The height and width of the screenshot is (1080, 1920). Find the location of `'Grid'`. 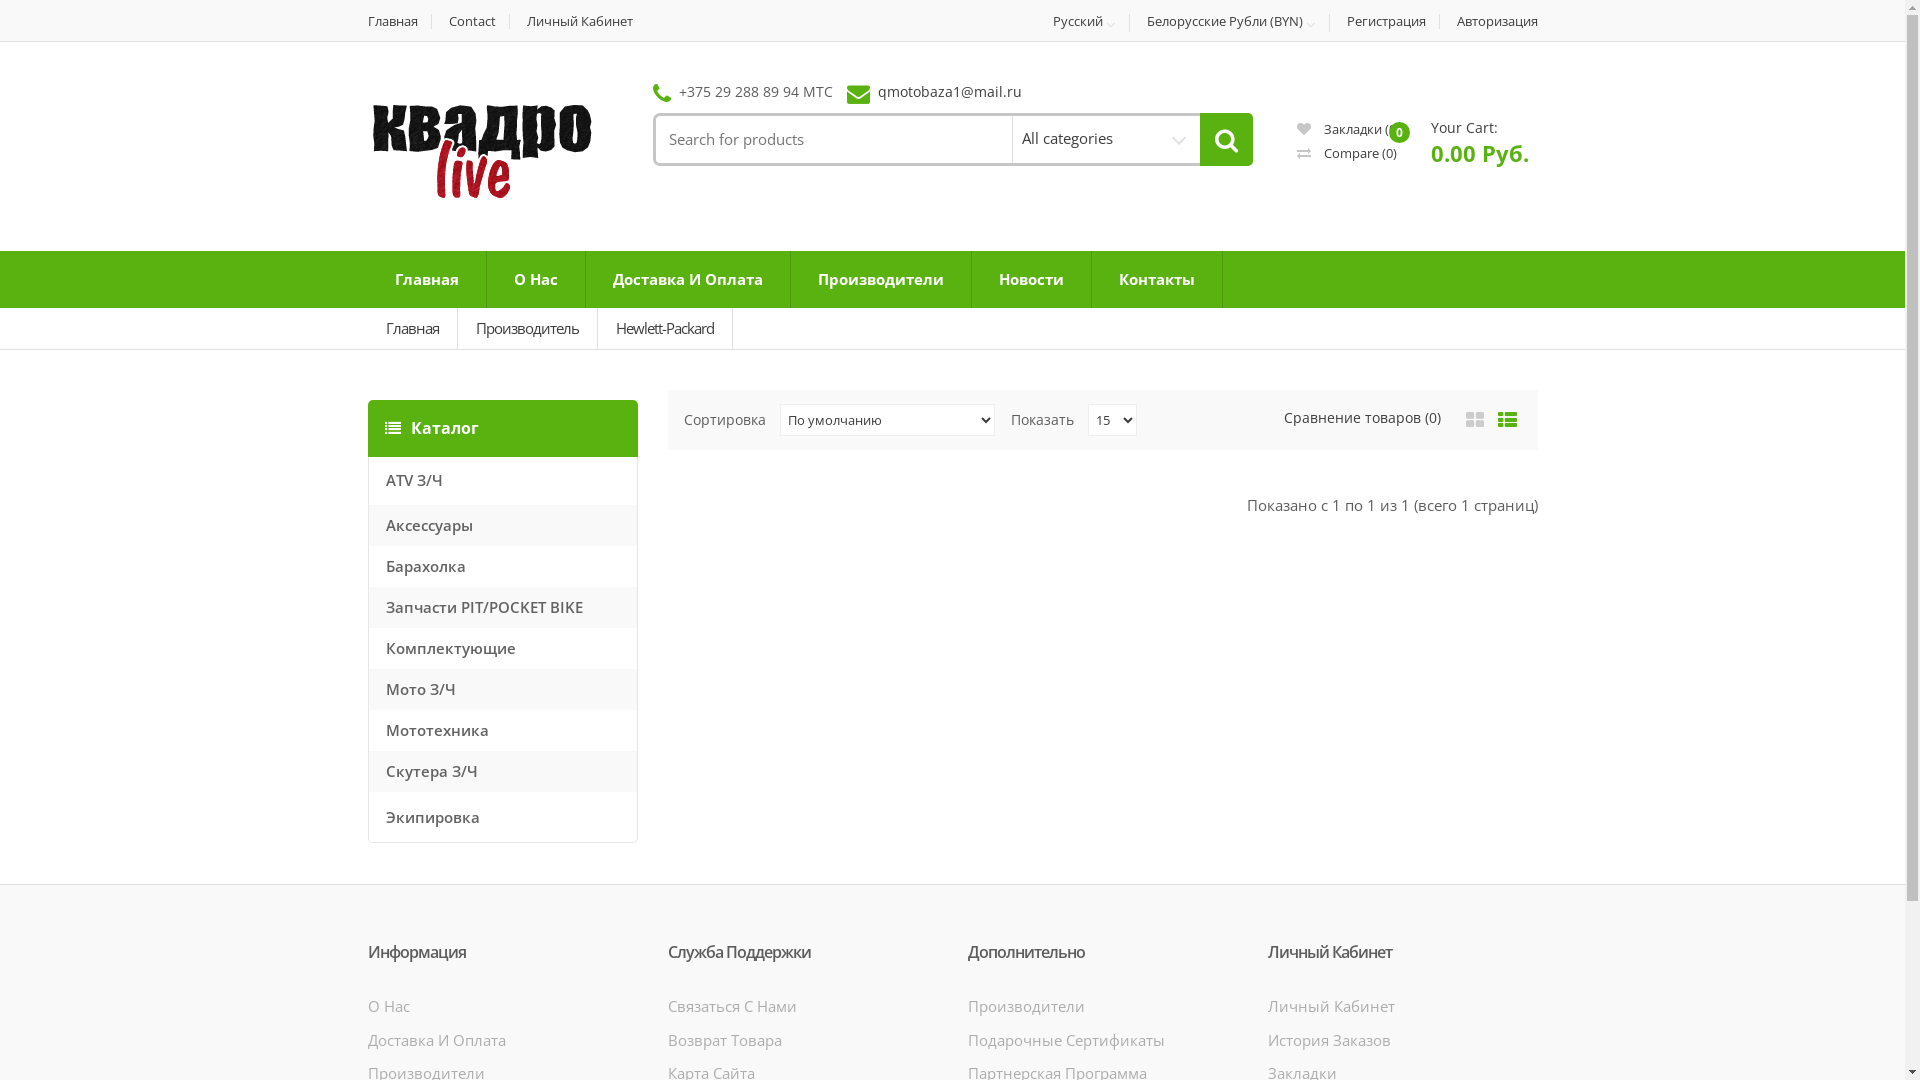

'Grid' is located at coordinates (1473, 419).